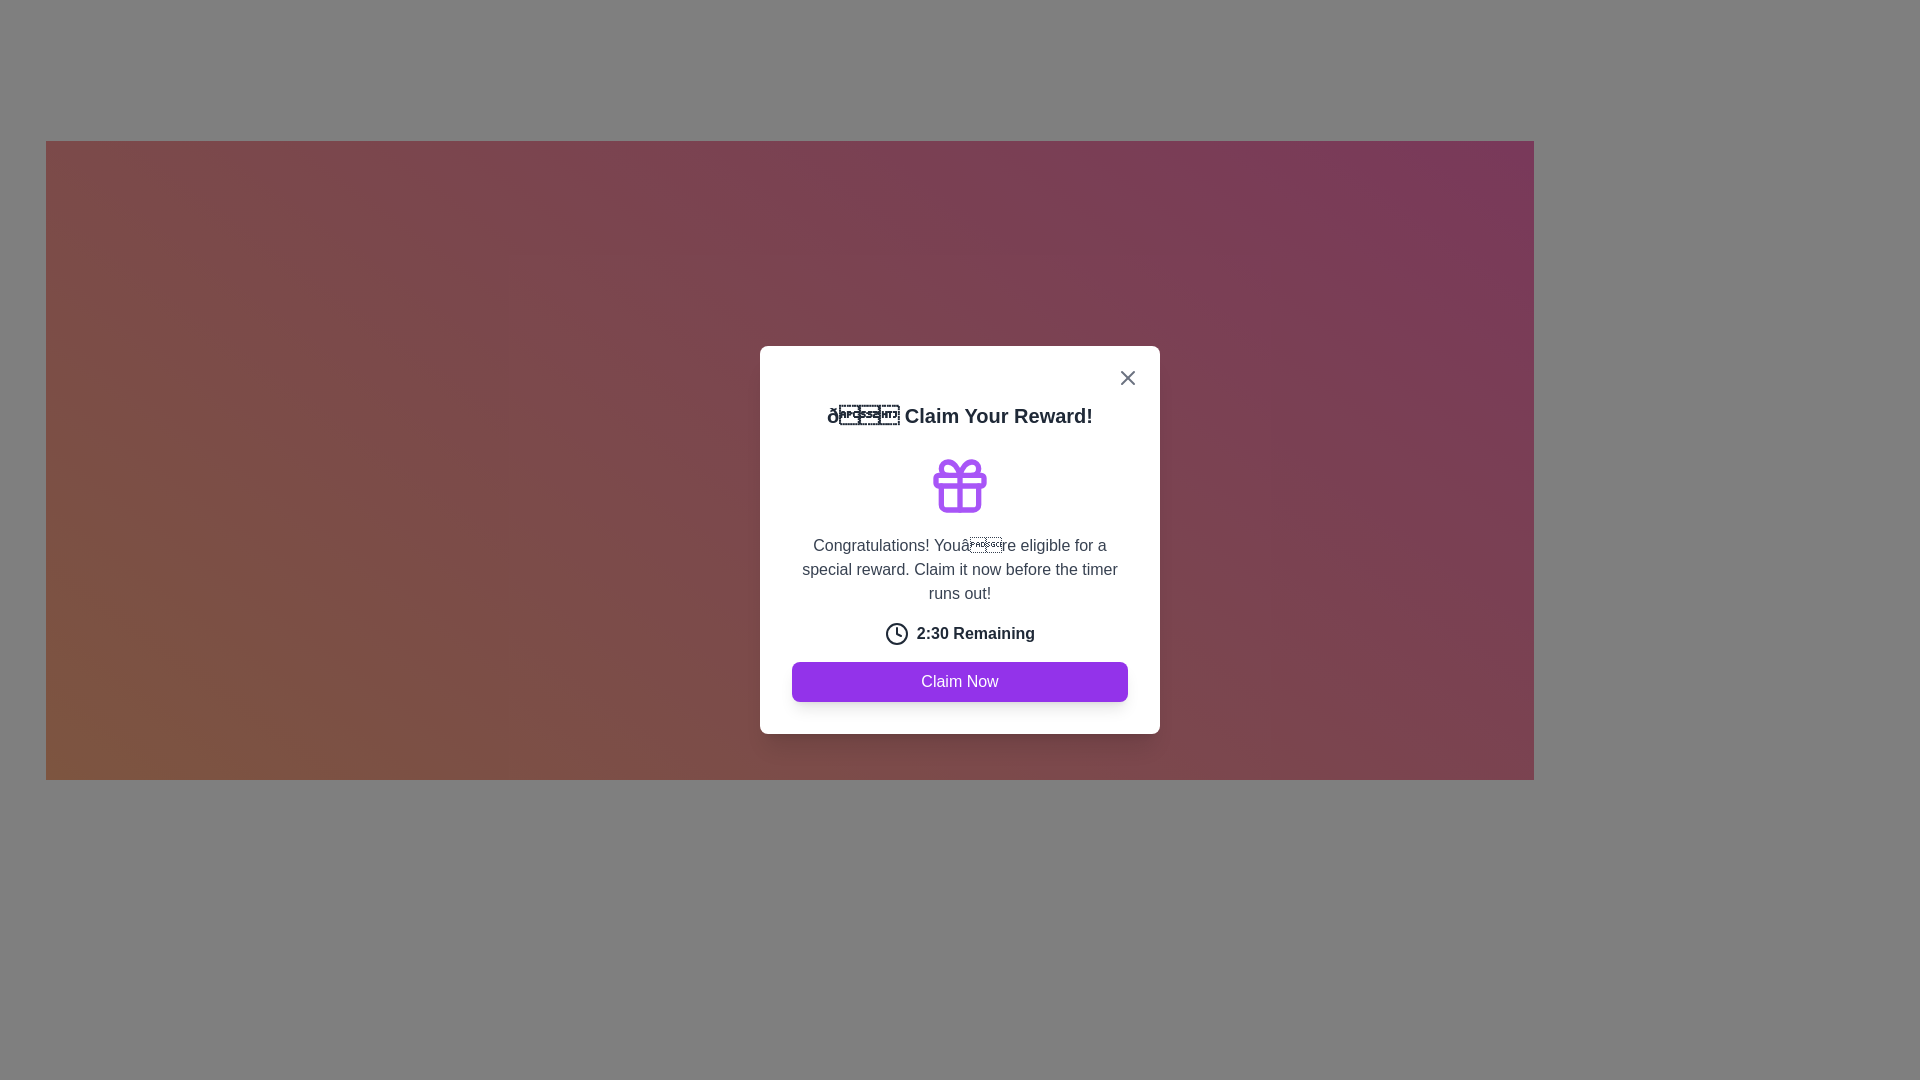 The height and width of the screenshot is (1080, 1920). Describe the element at coordinates (1128, 378) in the screenshot. I see `the close button located` at that location.